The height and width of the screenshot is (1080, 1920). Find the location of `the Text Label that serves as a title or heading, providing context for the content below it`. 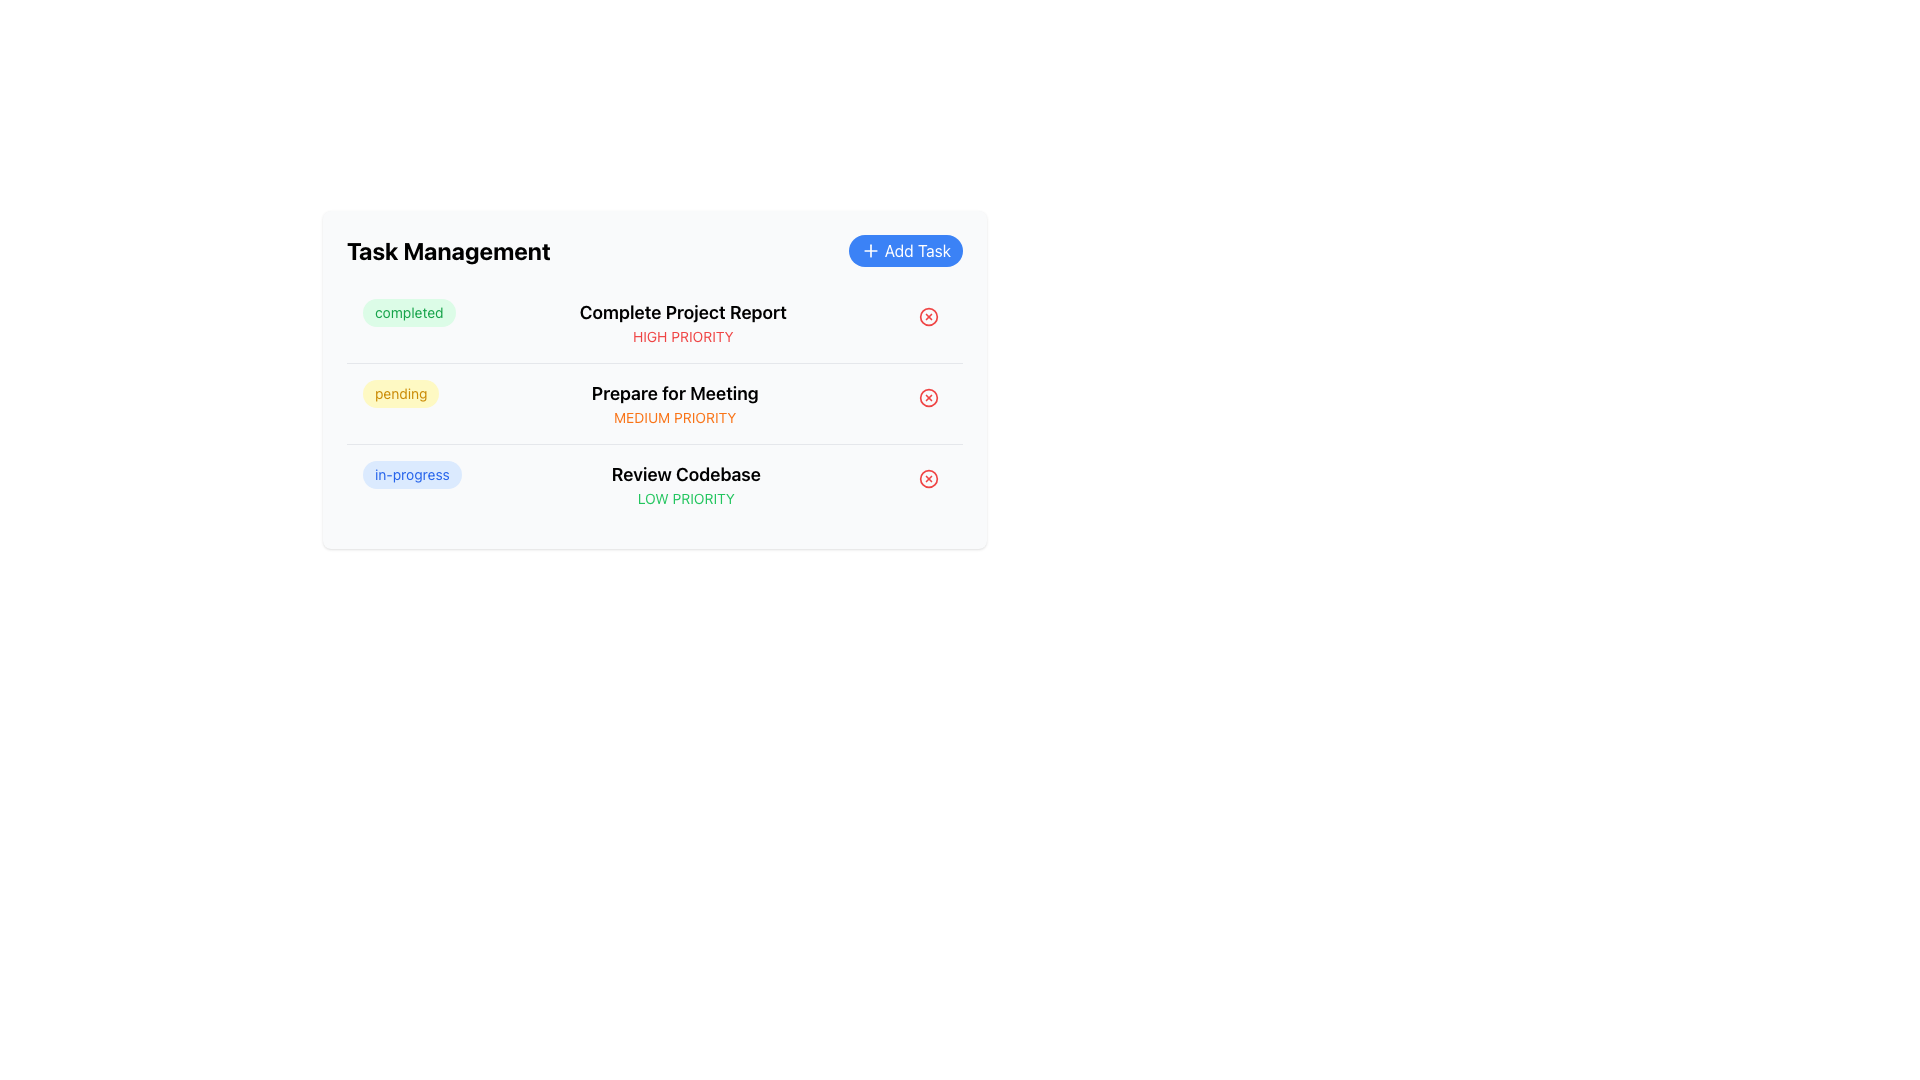

the Text Label that serves as a title or heading, providing context for the content below it is located at coordinates (447, 249).